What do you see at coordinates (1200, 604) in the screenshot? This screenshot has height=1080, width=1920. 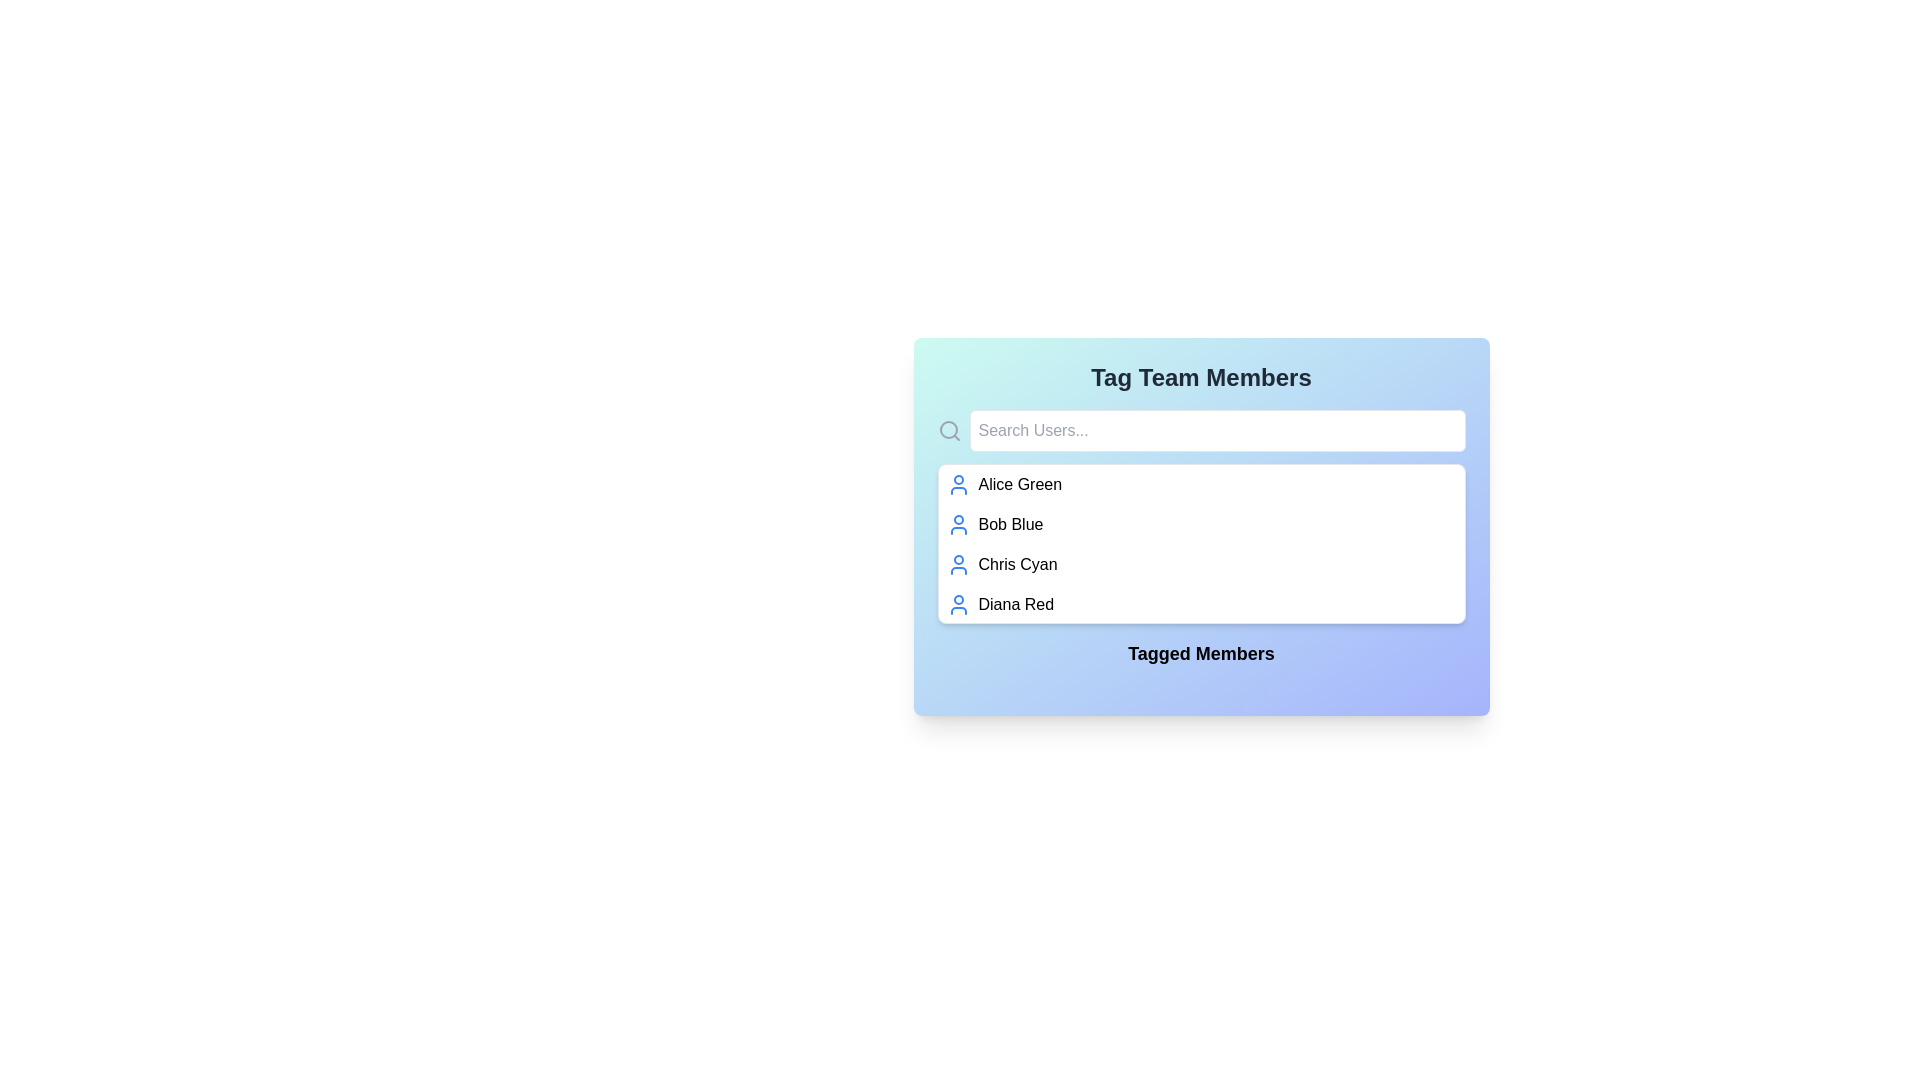 I see `the fourth user entry in the list displaying 'Diana Red'` at bounding box center [1200, 604].